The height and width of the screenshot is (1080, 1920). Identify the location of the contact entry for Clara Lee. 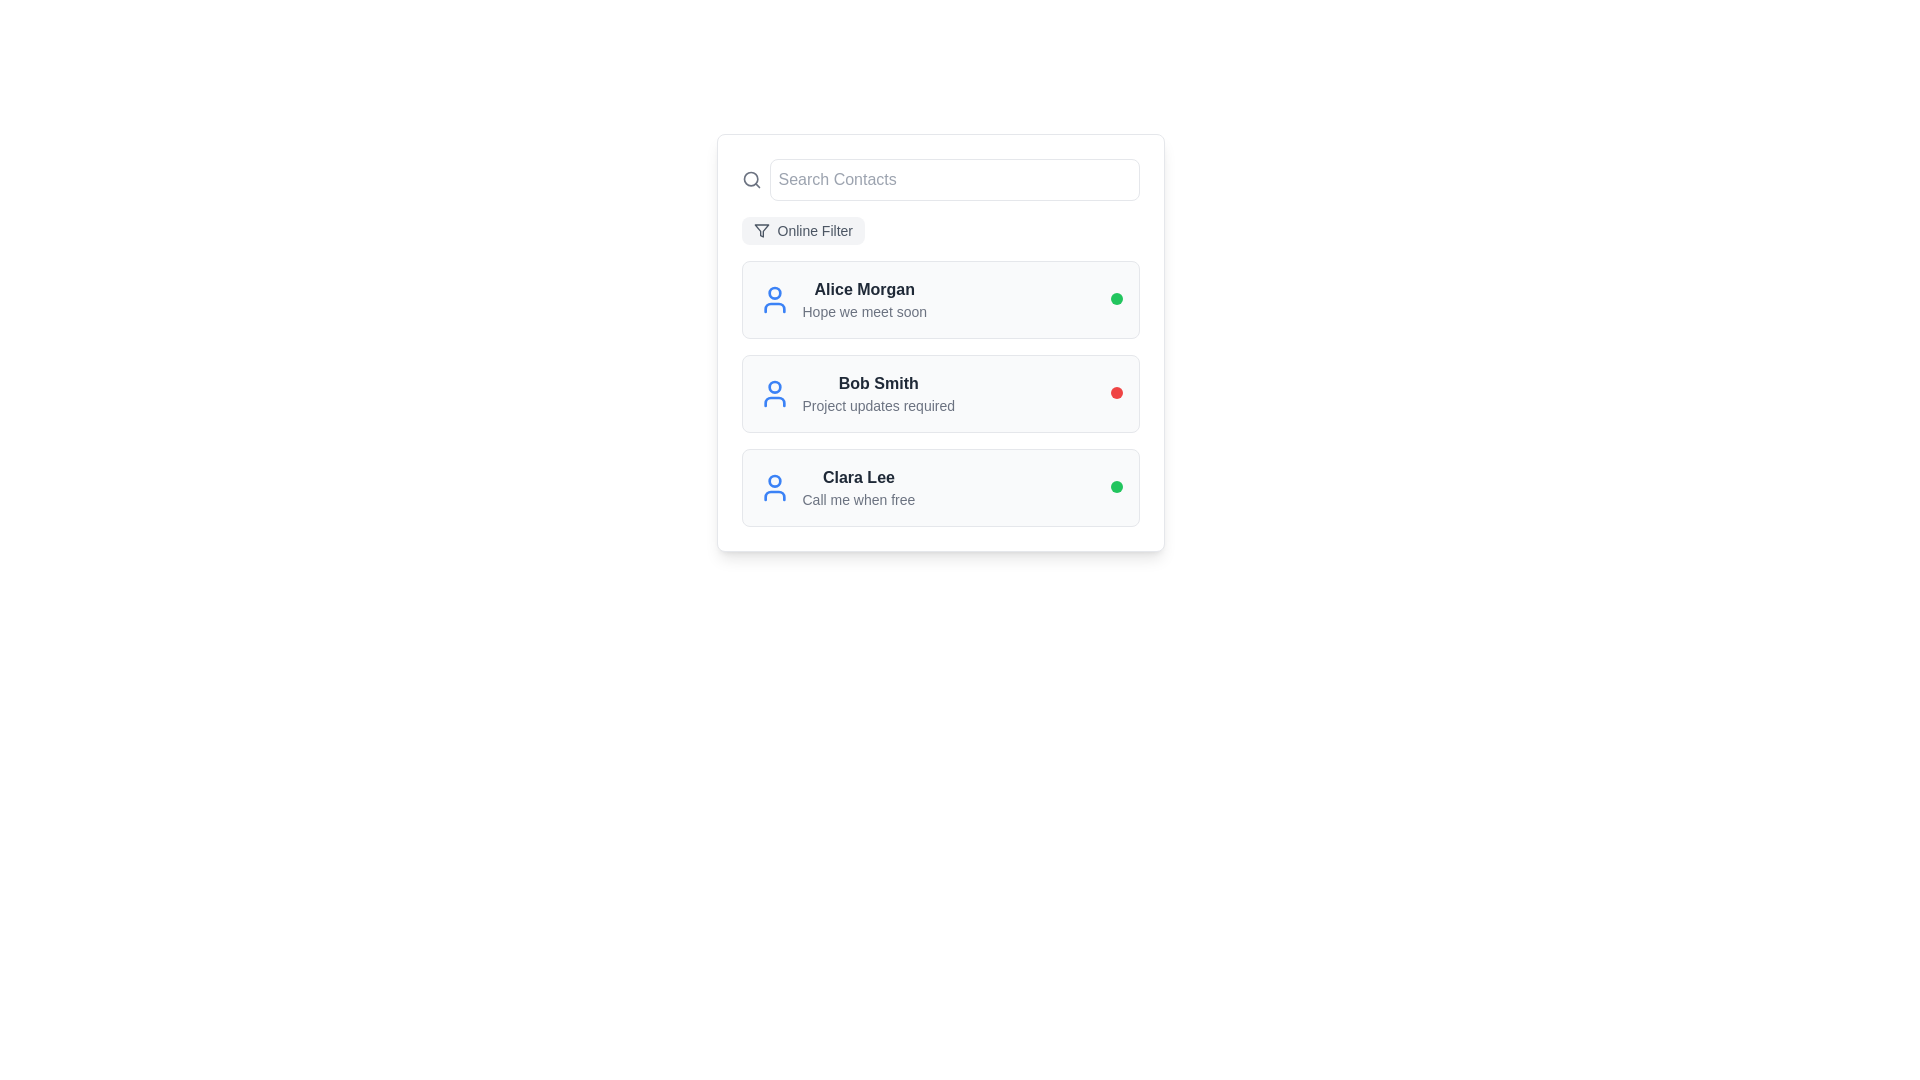
(836, 488).